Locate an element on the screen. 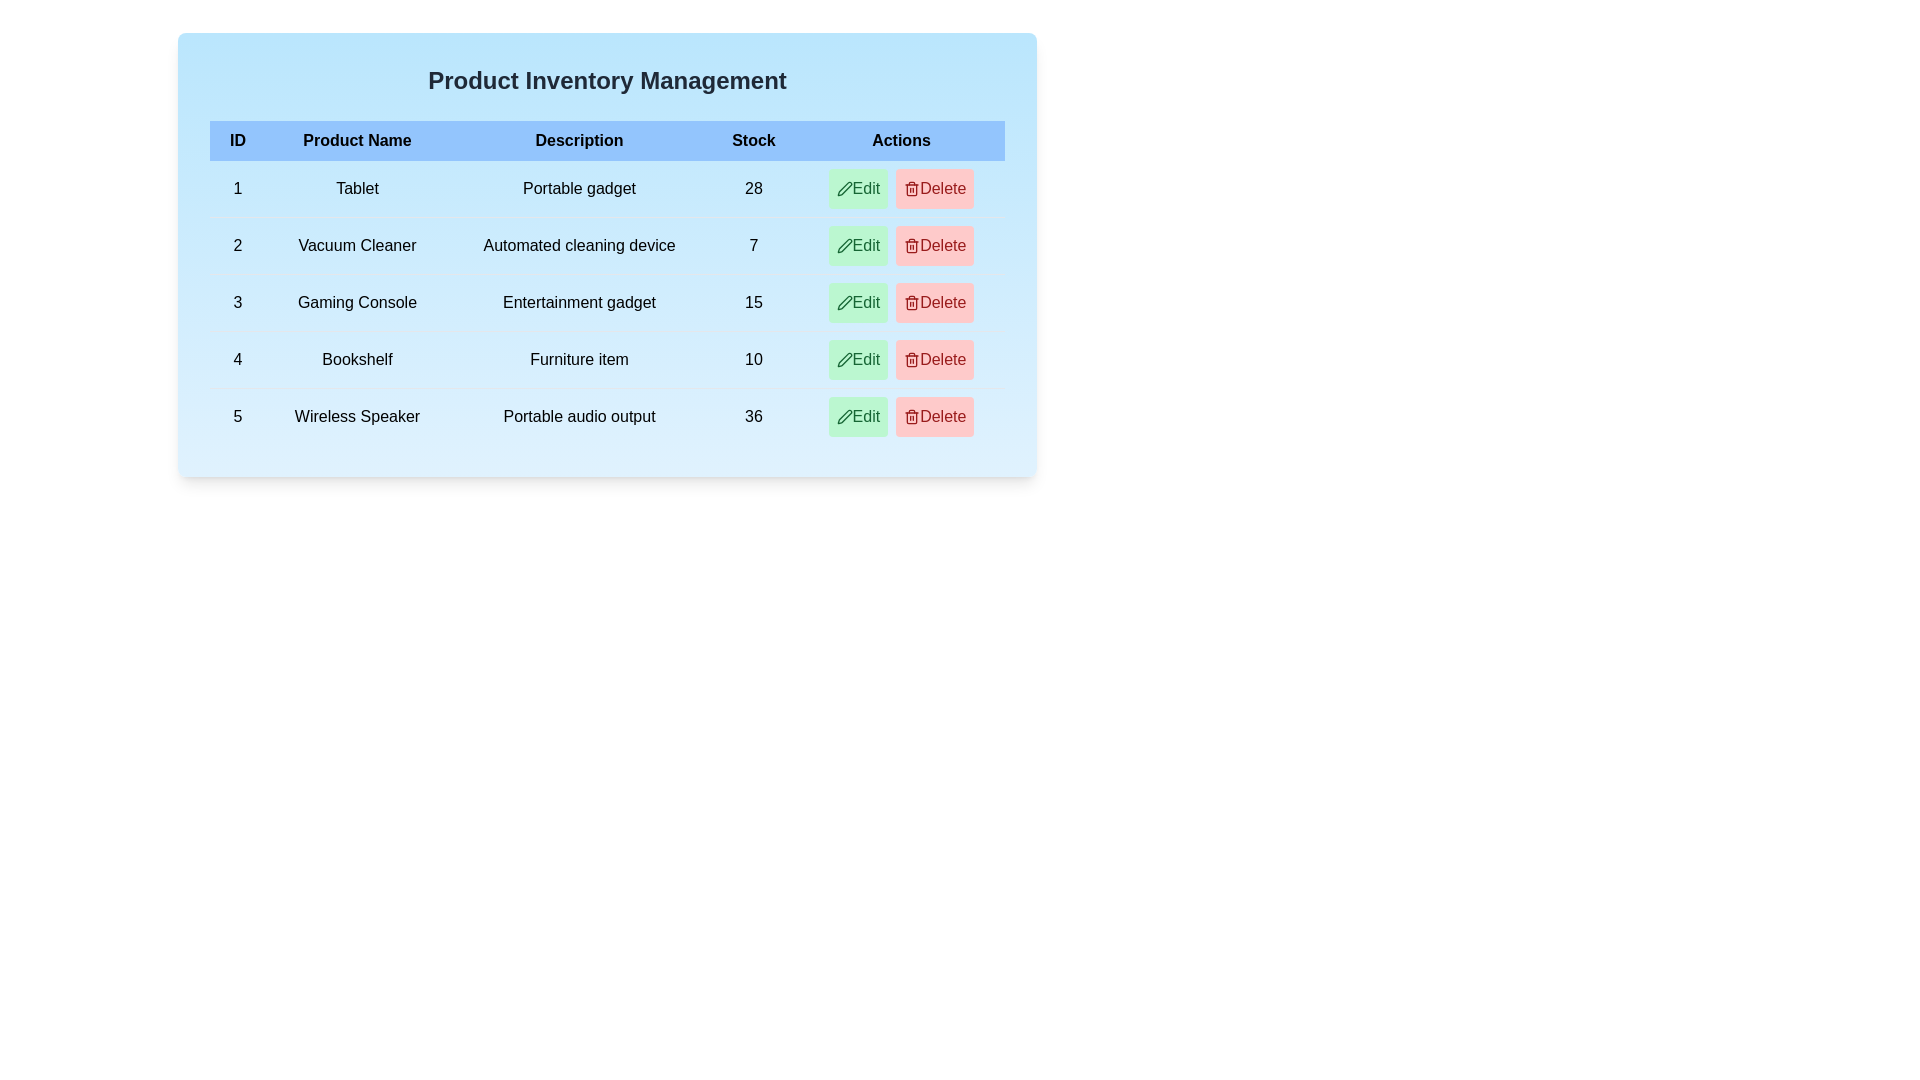 This screenshot has width=1920, height=1080. the edit icon in the green 'Edit' button located in the 'Actions' column of the third row of the 'Product Inventory Management' table to trigger potential visual effects is located at coordinates (844, 303).